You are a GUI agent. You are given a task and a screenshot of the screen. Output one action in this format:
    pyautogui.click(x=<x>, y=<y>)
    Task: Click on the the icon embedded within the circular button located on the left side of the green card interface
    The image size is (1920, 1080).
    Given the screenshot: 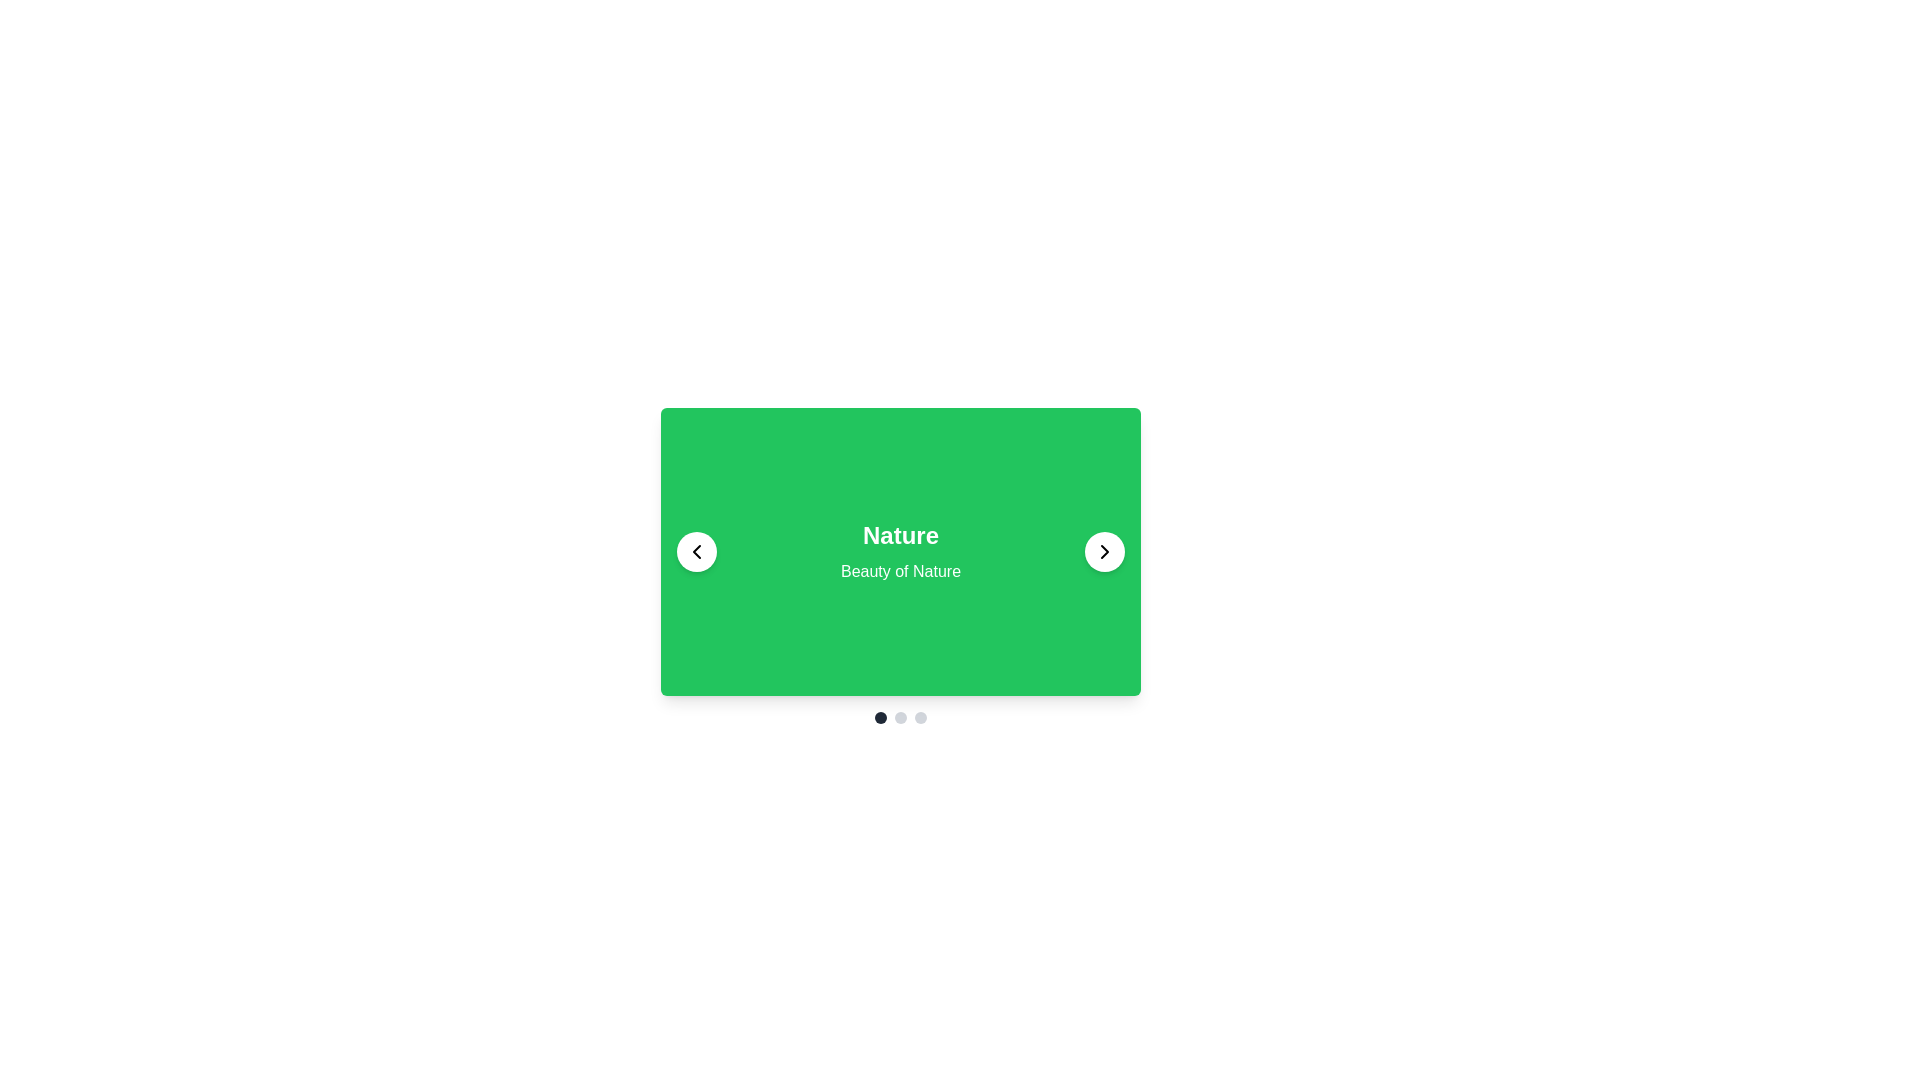 What is the action you would take?
    pyautogui.click(x=696, y=551)
    